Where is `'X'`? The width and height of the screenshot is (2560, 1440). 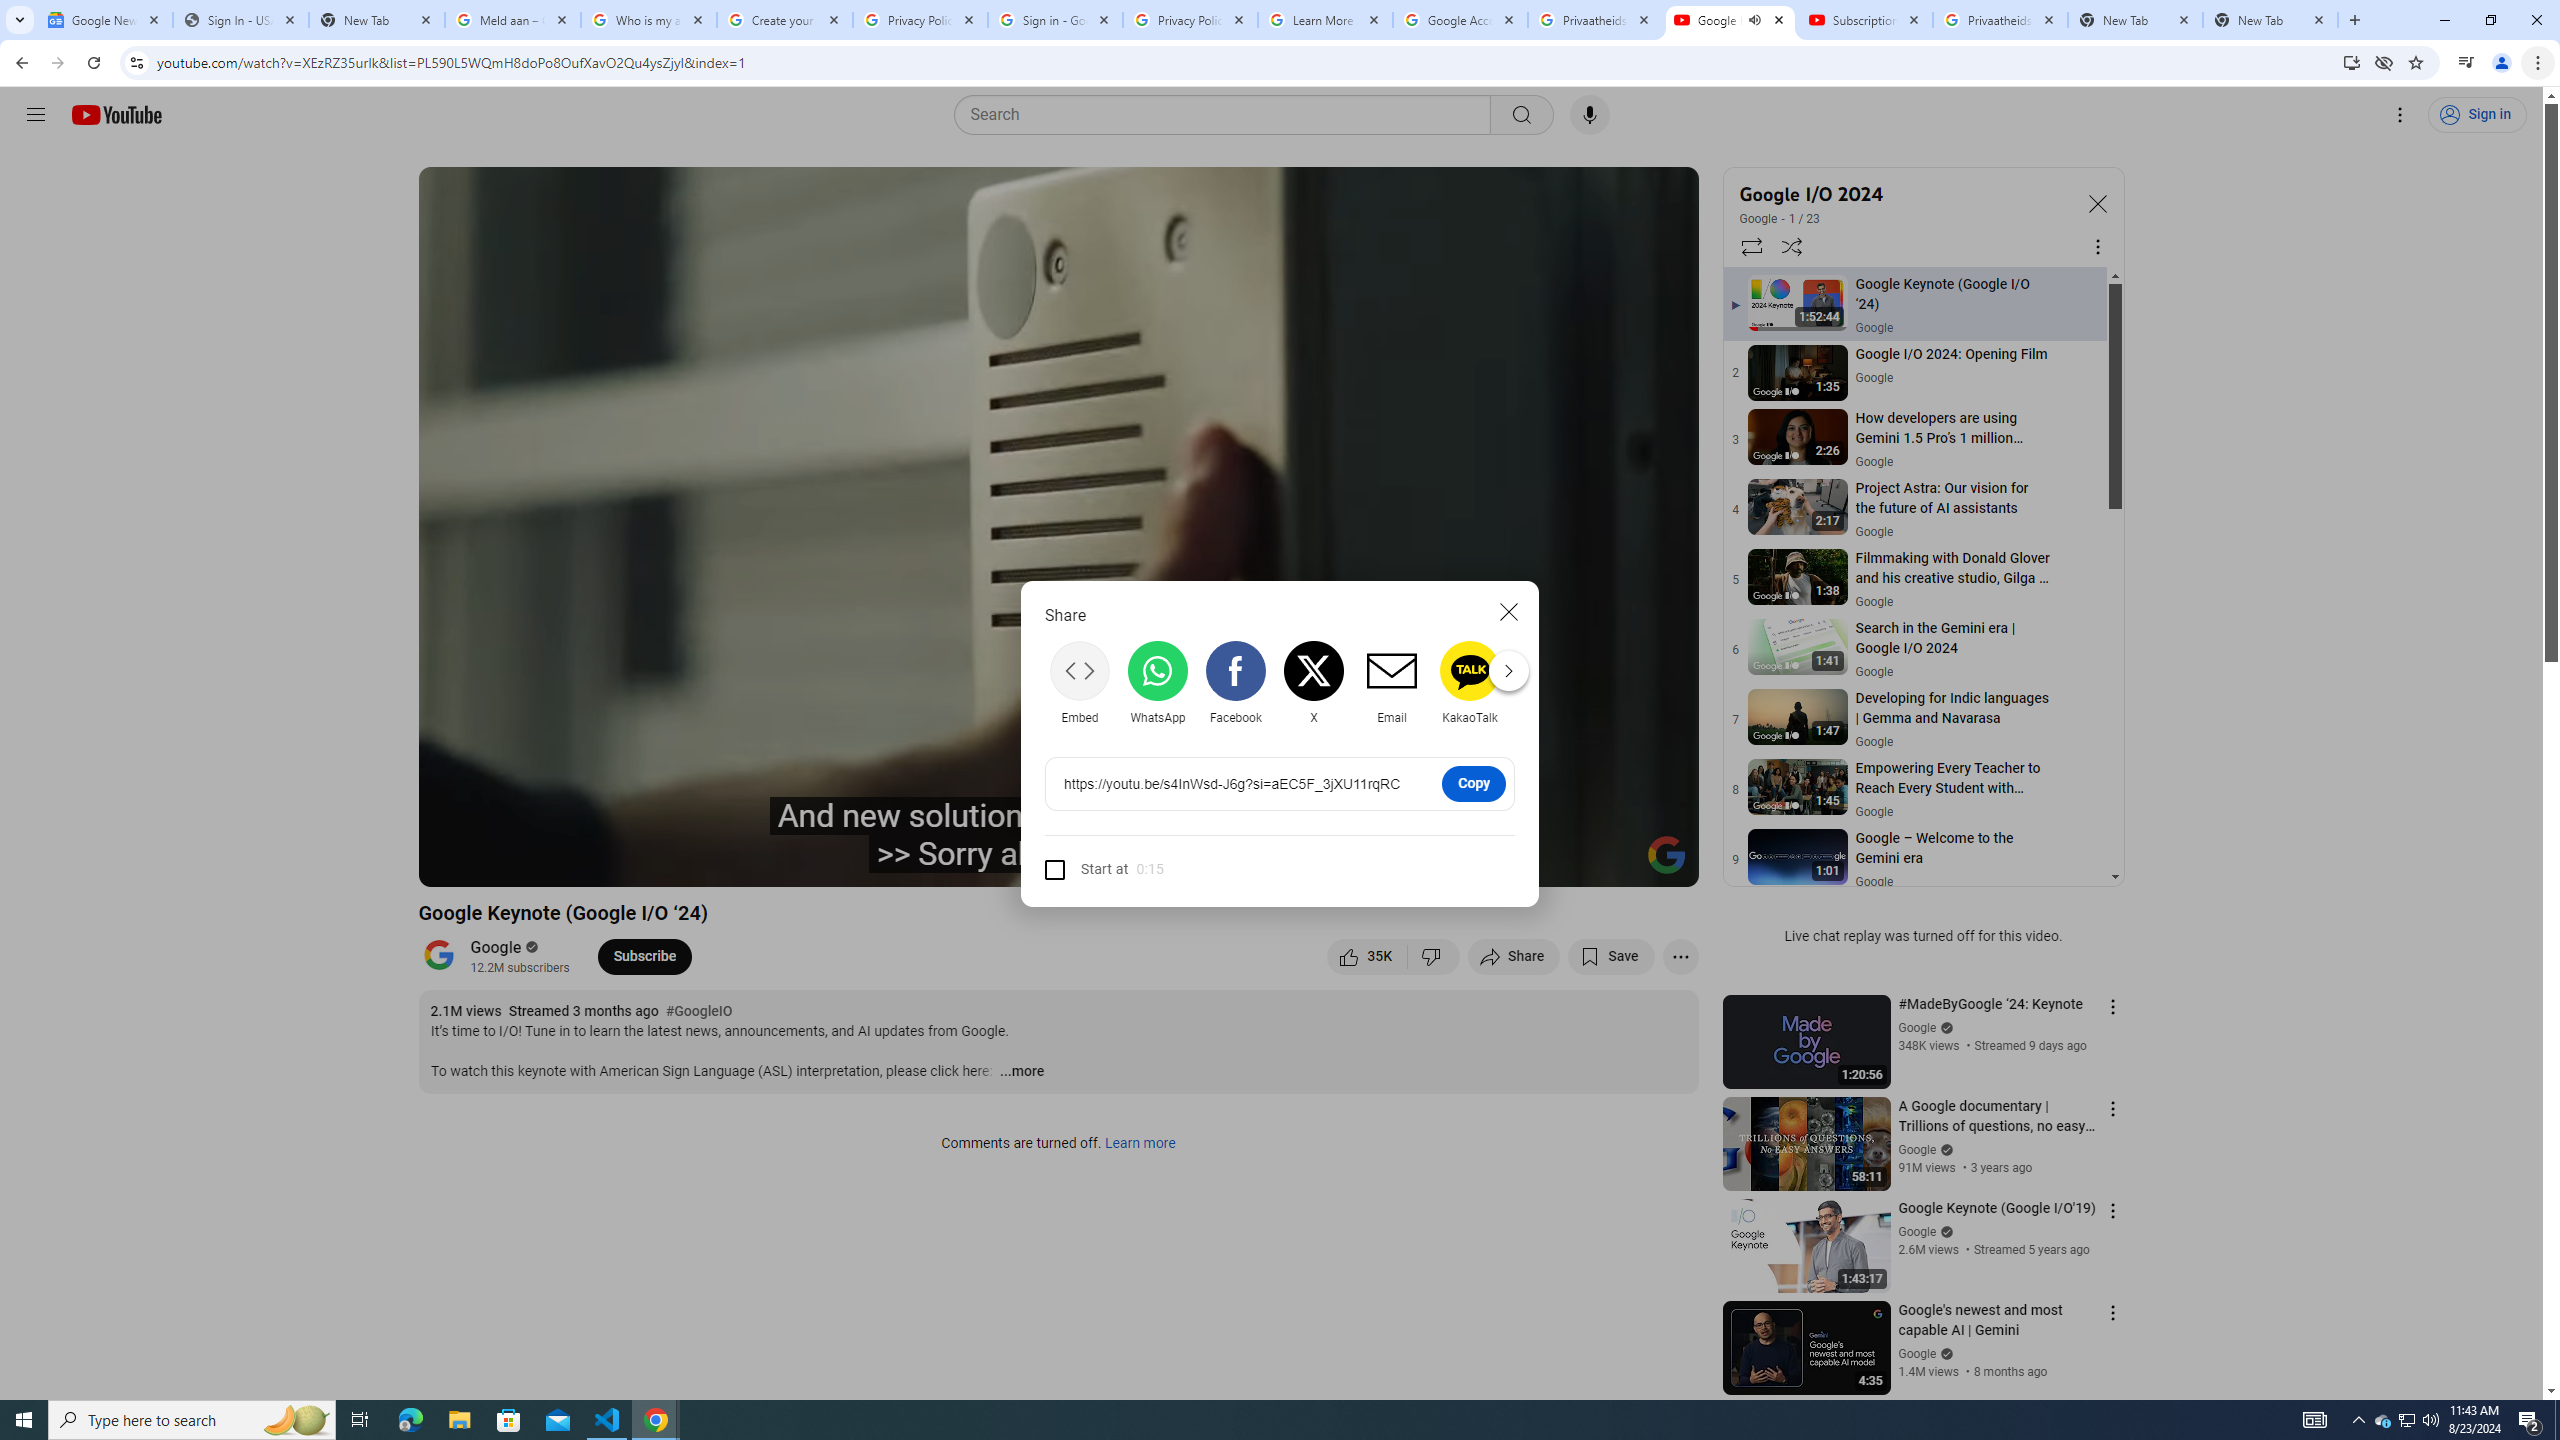
'X' is located at coordinates (1313, 682).